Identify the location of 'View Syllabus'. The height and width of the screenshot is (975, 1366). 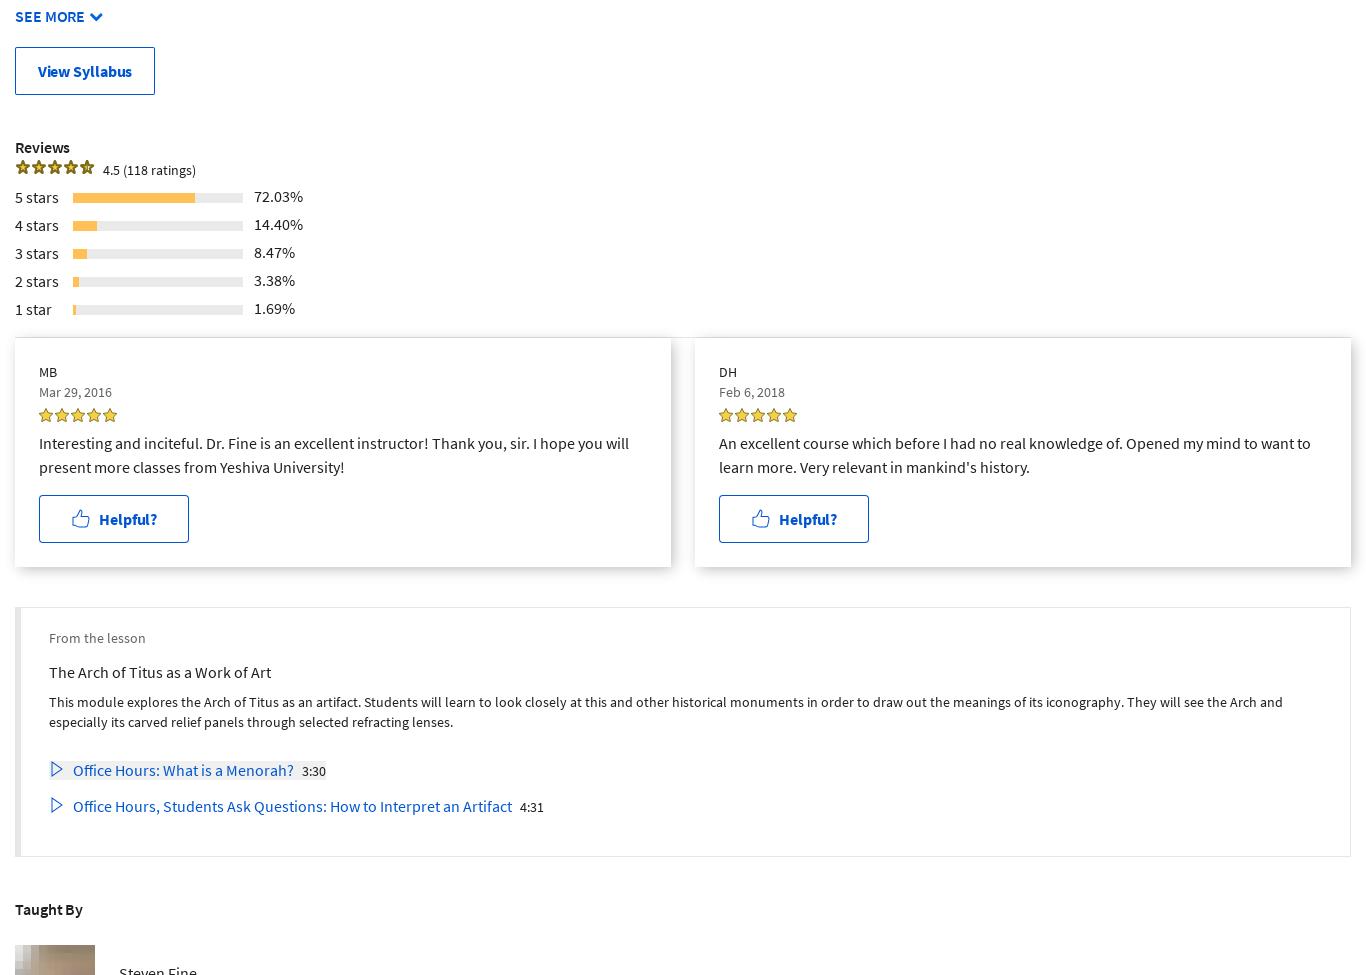
(84, 70).